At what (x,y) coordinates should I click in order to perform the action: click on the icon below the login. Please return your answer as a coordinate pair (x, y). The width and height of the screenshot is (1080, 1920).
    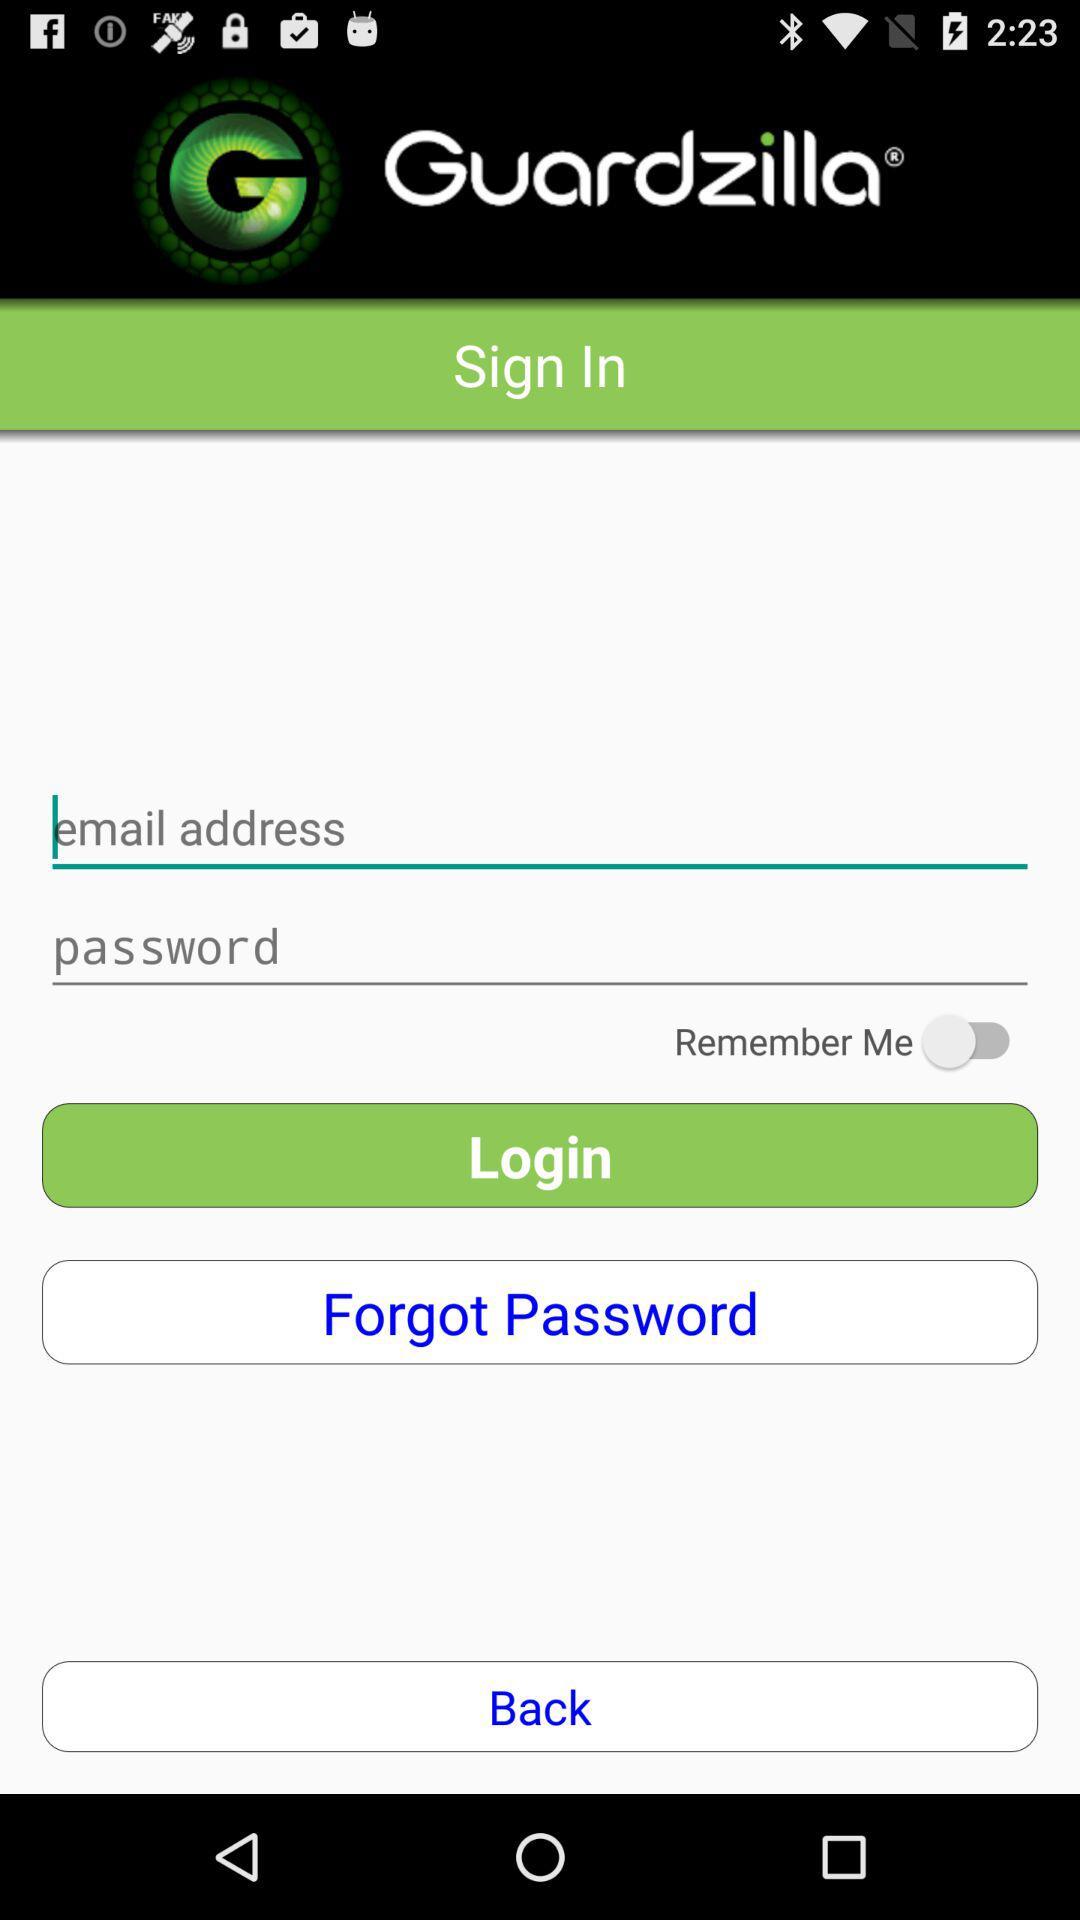
    Looking at the image, I should click on (540, 1312).